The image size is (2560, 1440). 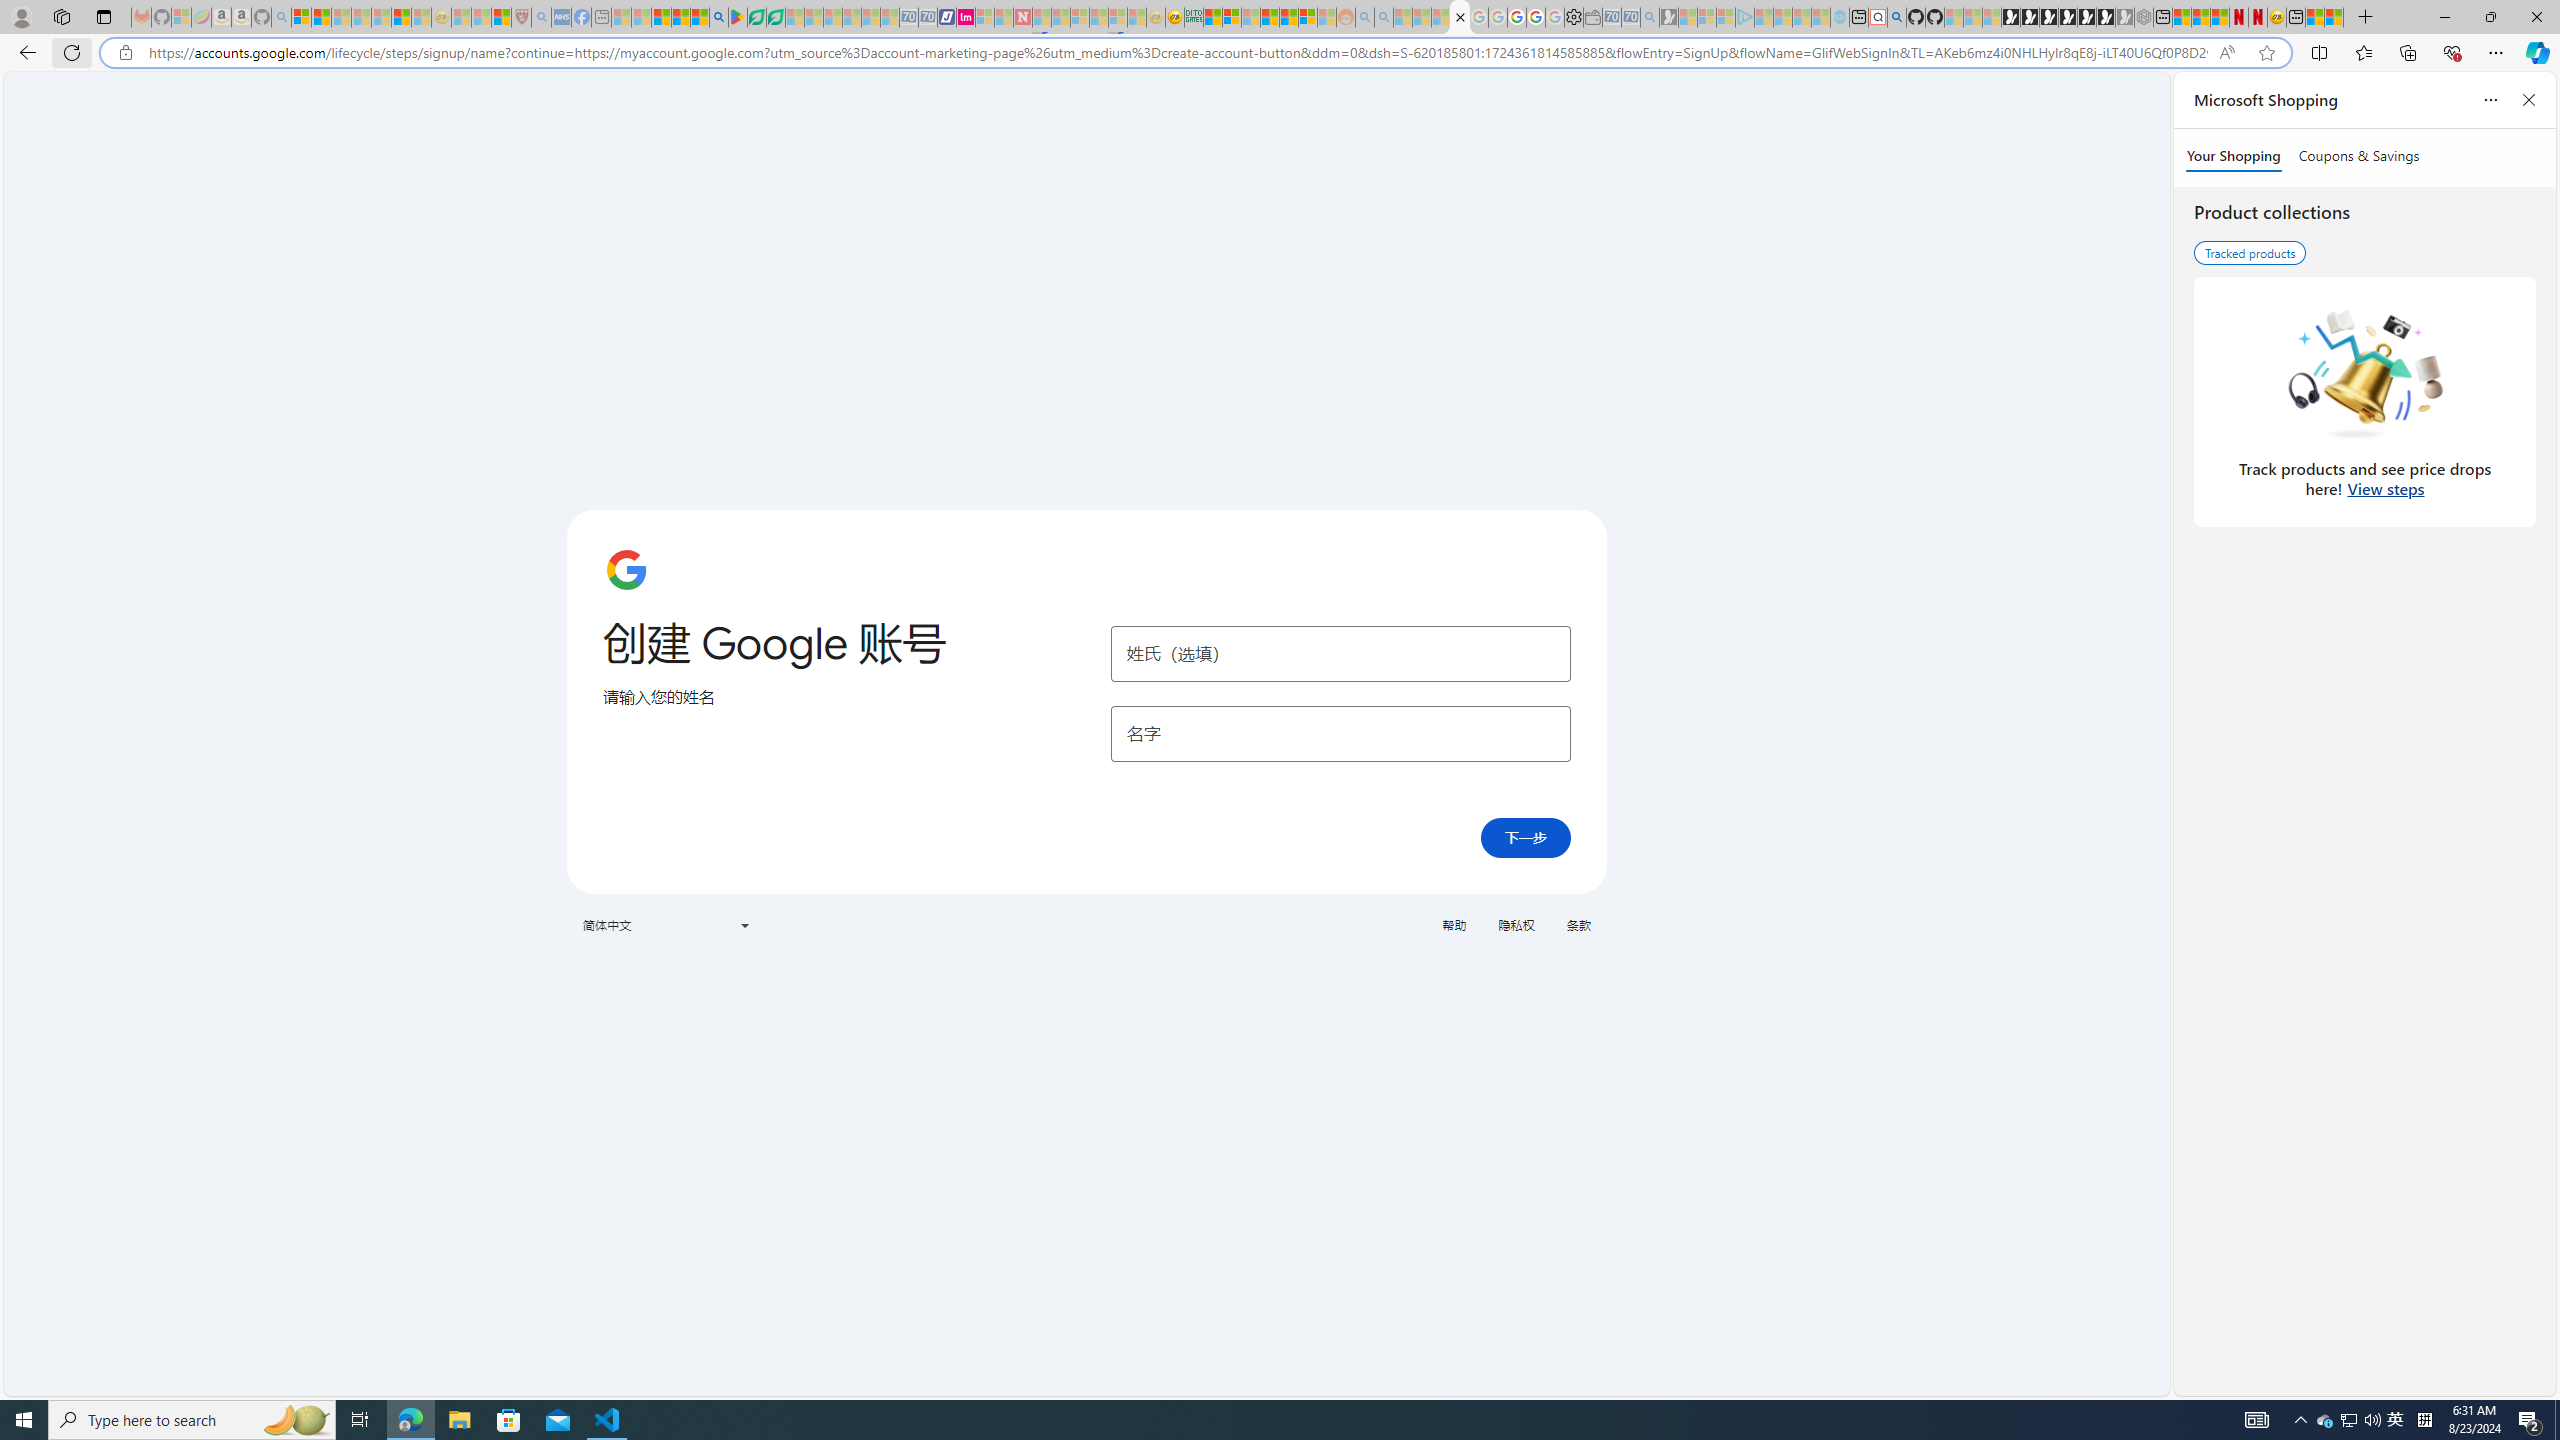 What do you see at coordinates (2011, 16) in the screenshot?
I see `'Play Free Online Games | Games from Microsoft Start'` at bounding box center [2011, 16].